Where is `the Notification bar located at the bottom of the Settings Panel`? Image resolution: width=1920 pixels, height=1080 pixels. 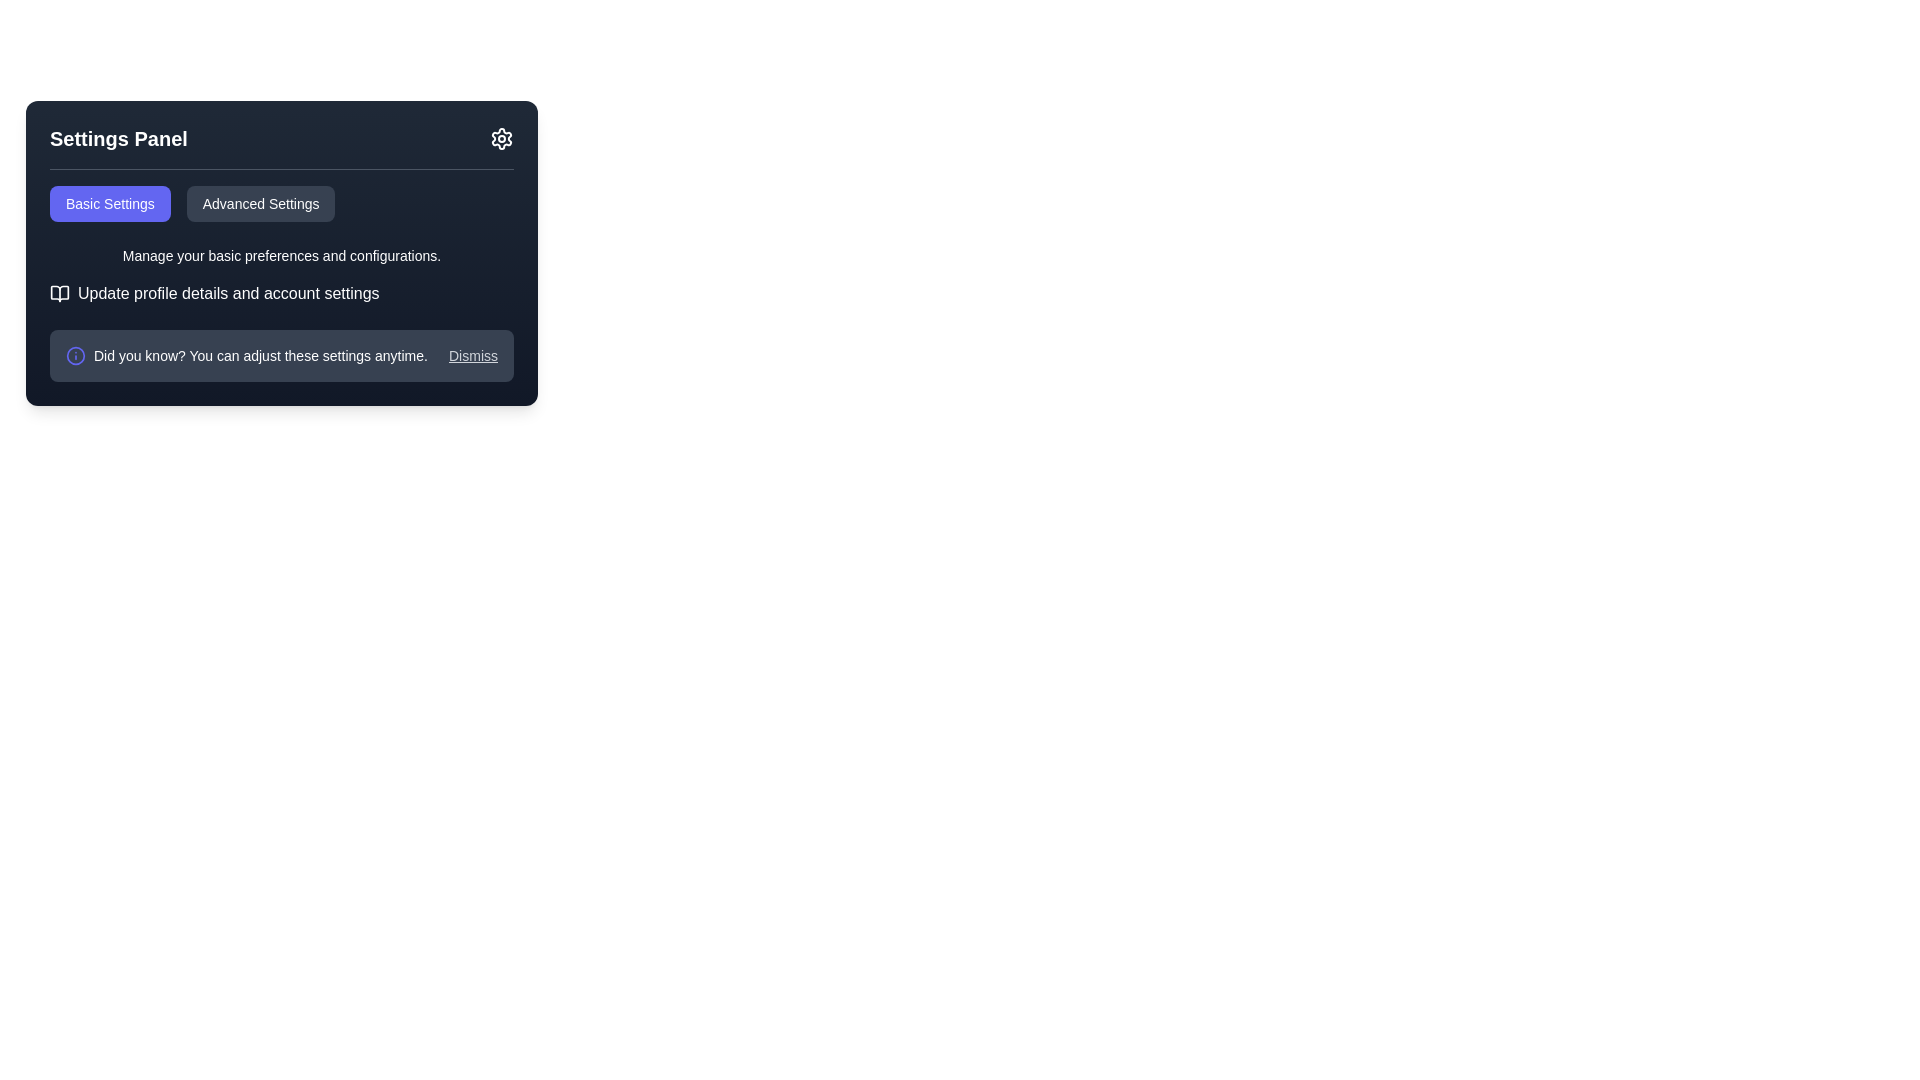 the Notification bar located at the bottom of the Settings Panel is located at coordinates (281, 354).